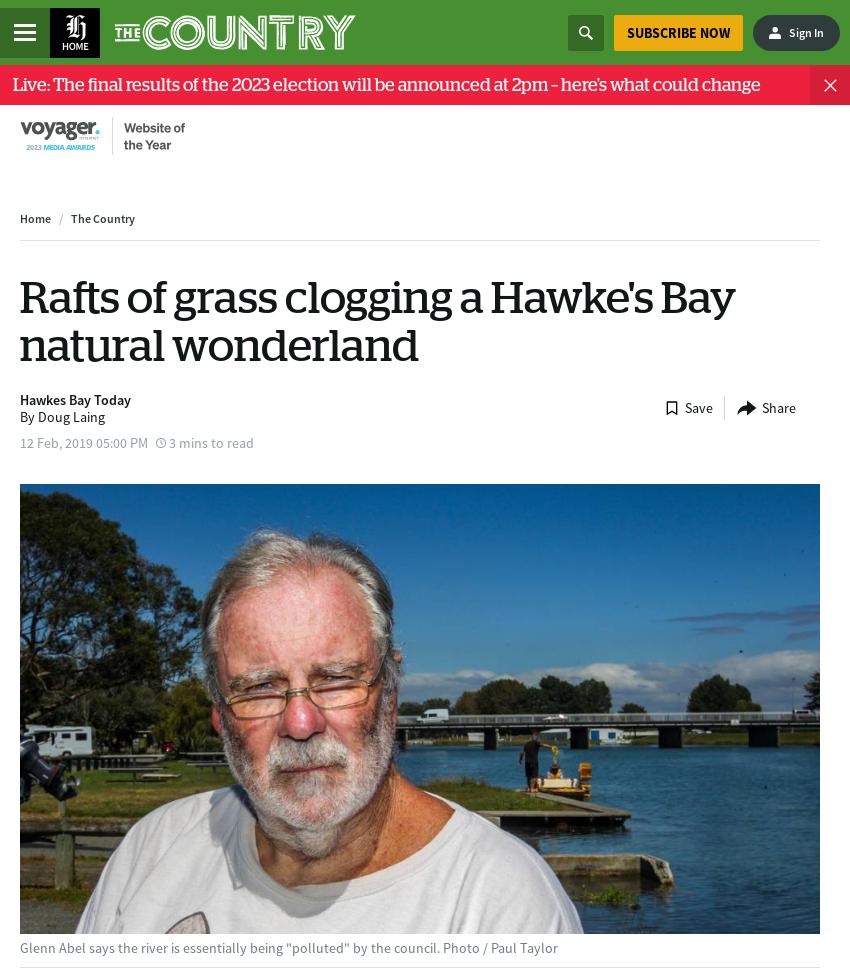 This screenshot has width=850, height=972. What do you see at coordinates (690, 79) in the screenshot?
I see `'Please enter a minimum of 2 characters for your search query'` at bounding box center [690, 79].